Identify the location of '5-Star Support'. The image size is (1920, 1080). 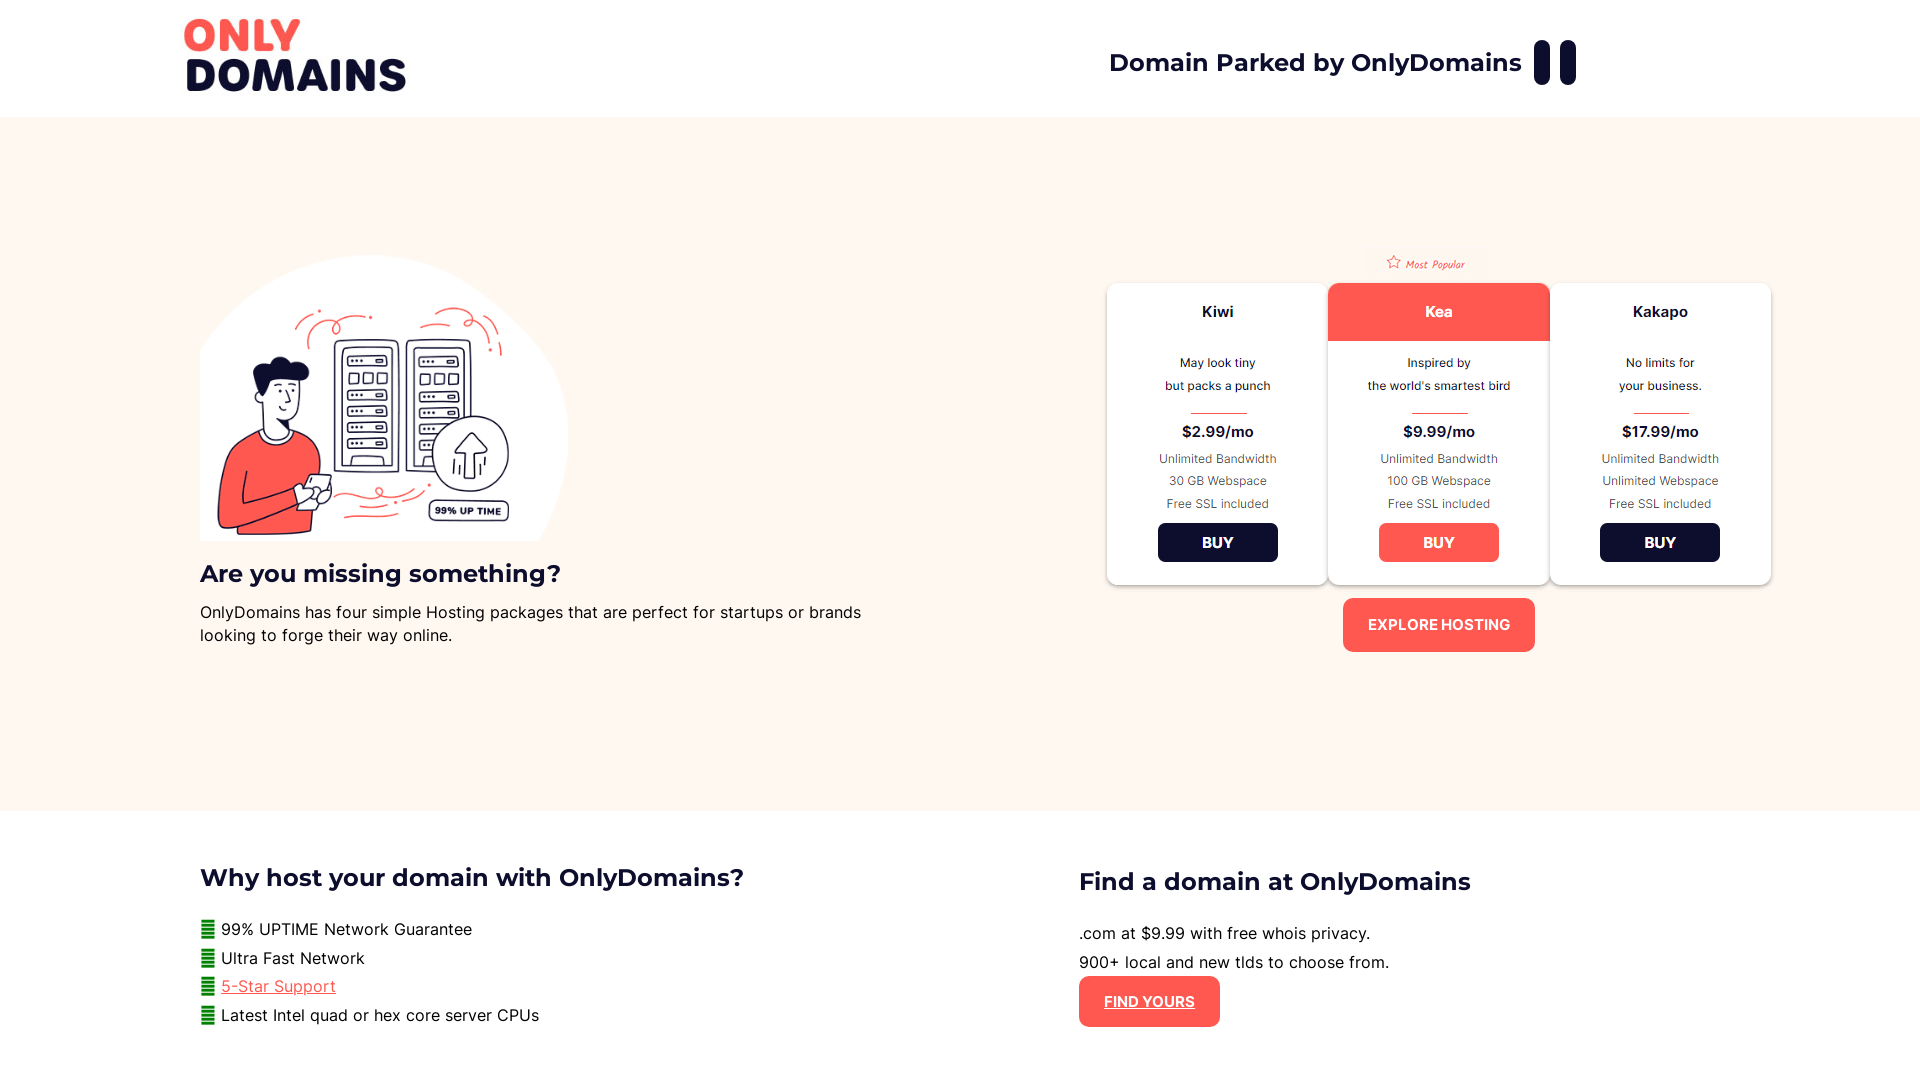
(277, 985).